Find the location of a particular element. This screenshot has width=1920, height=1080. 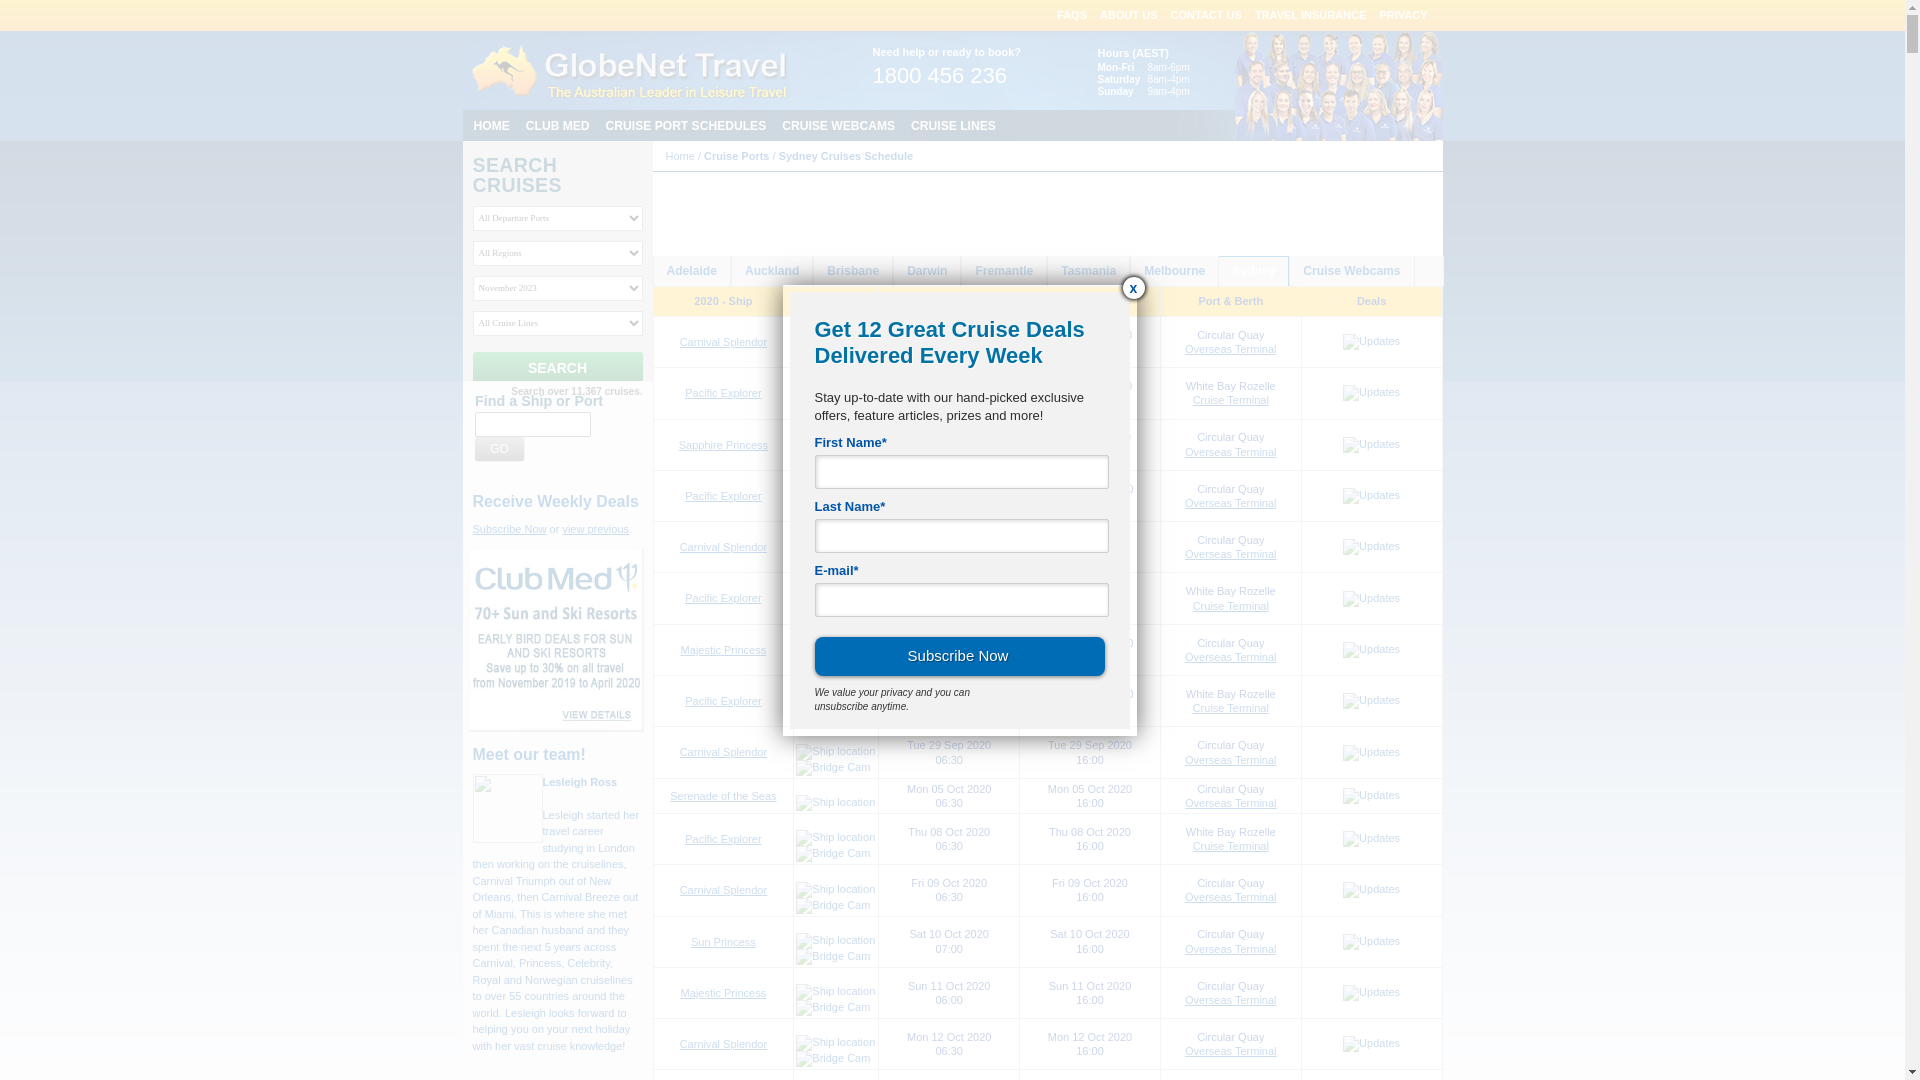

'Bridge Cam' is located at coordinates (833, 853).